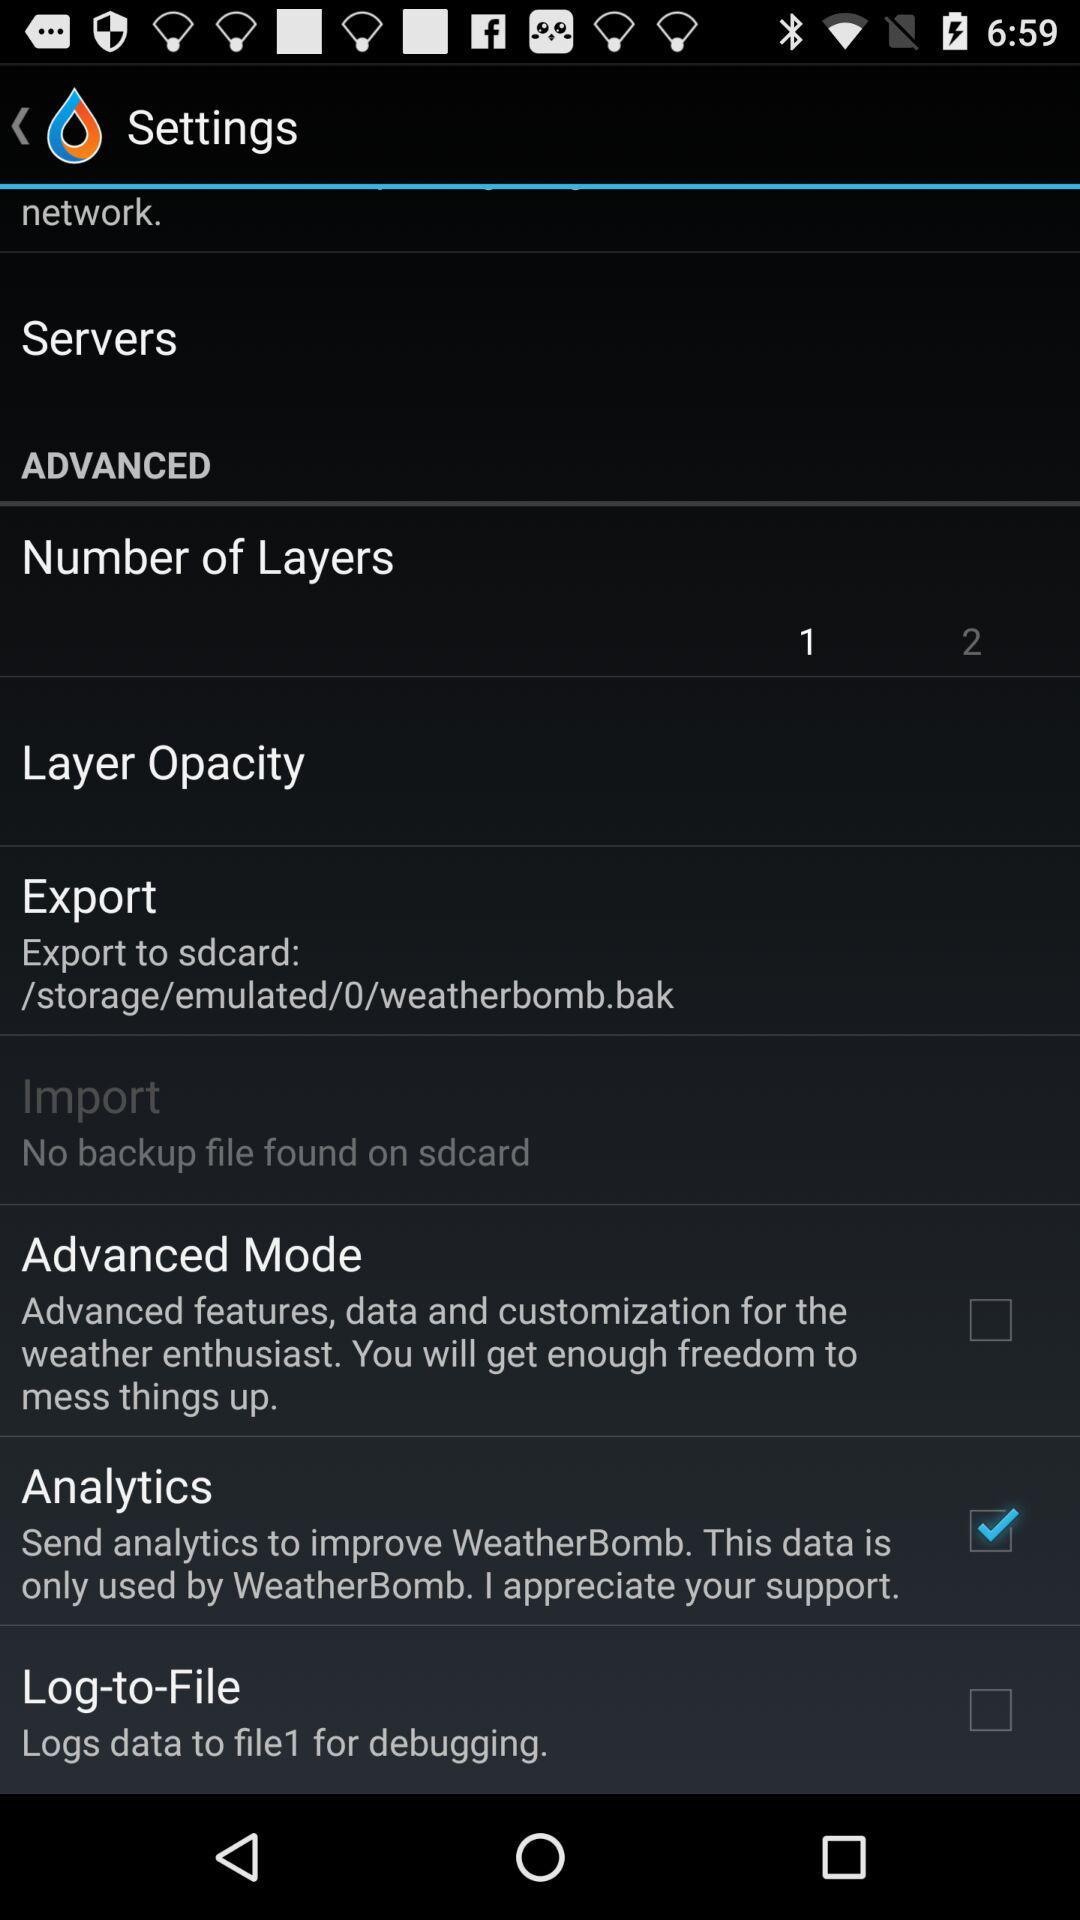 The image size is (1080, 1920). I want to click on no backup file, so click(276, 1151).